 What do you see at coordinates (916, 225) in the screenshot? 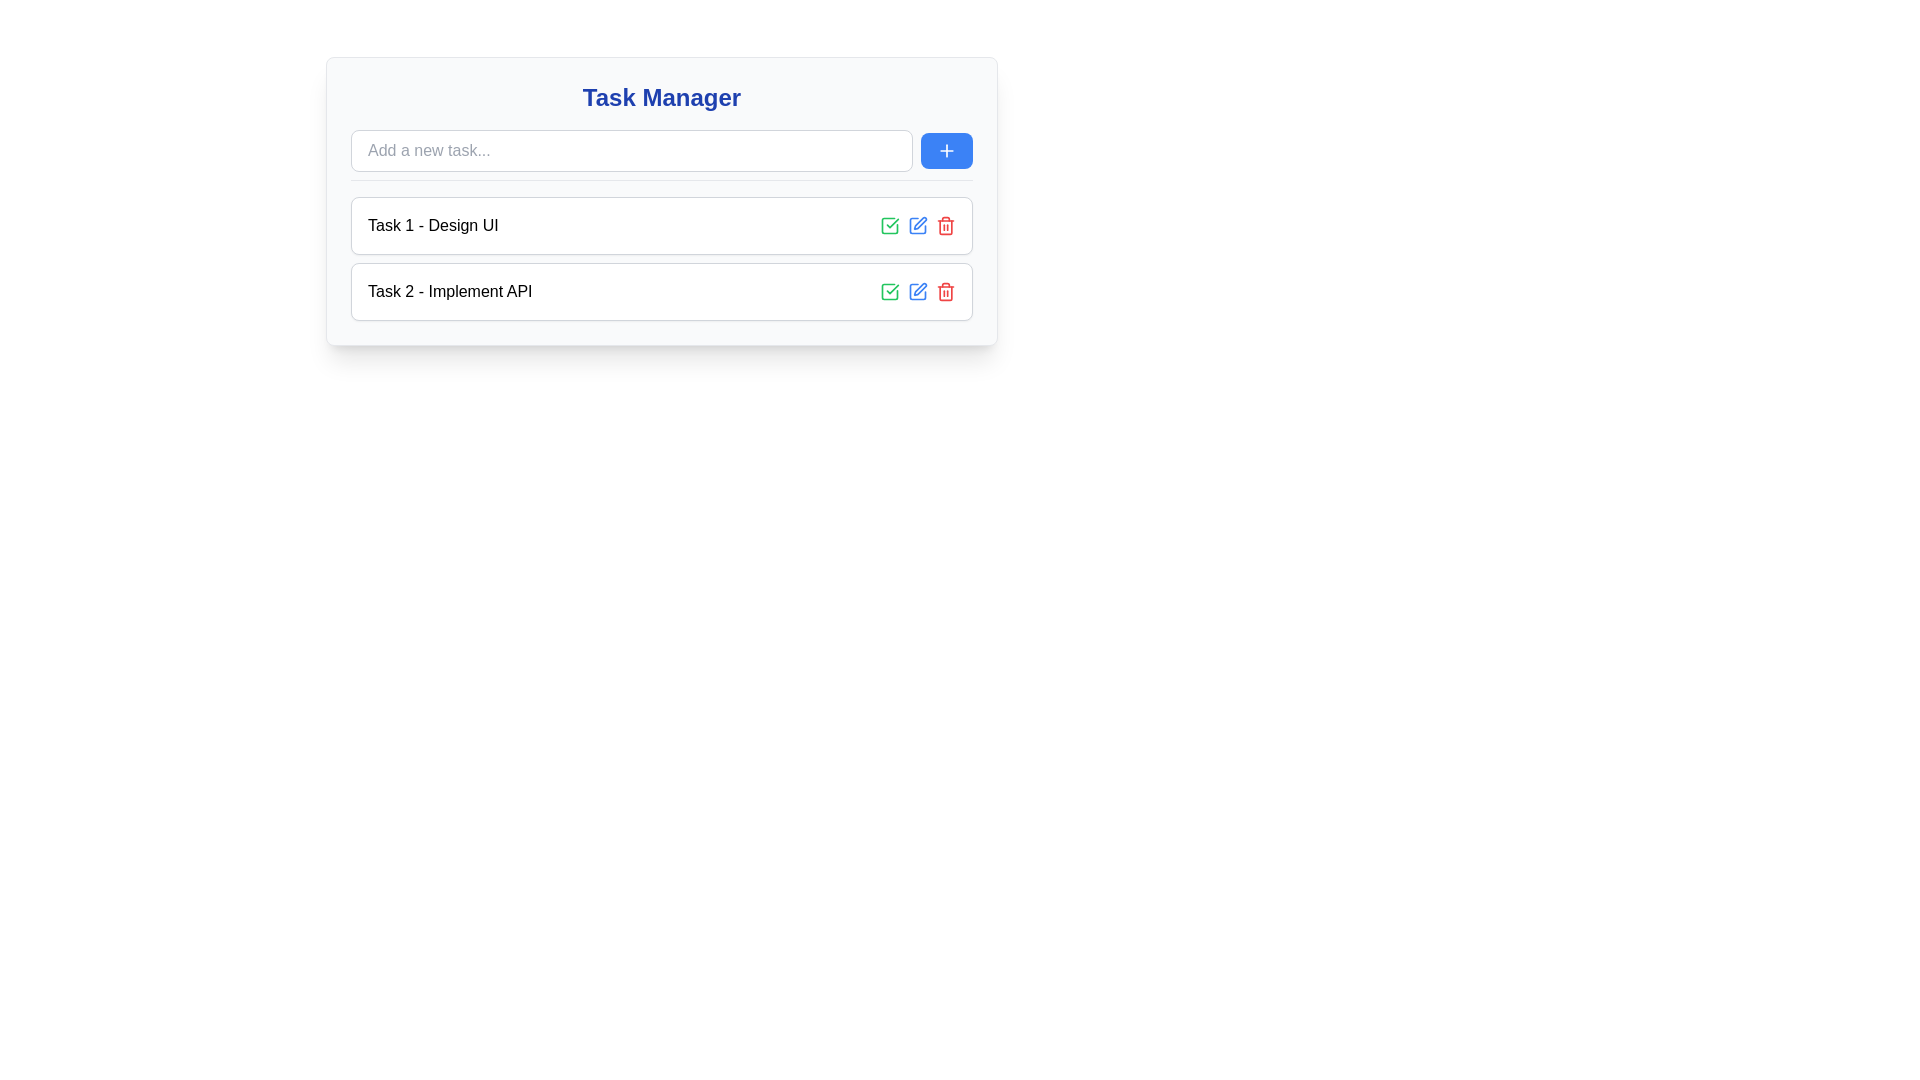
I see `the edit action button icon, which is the second interactive element in a row of buttons for modifying task details, to change its color` at bounding box center [916, 225].